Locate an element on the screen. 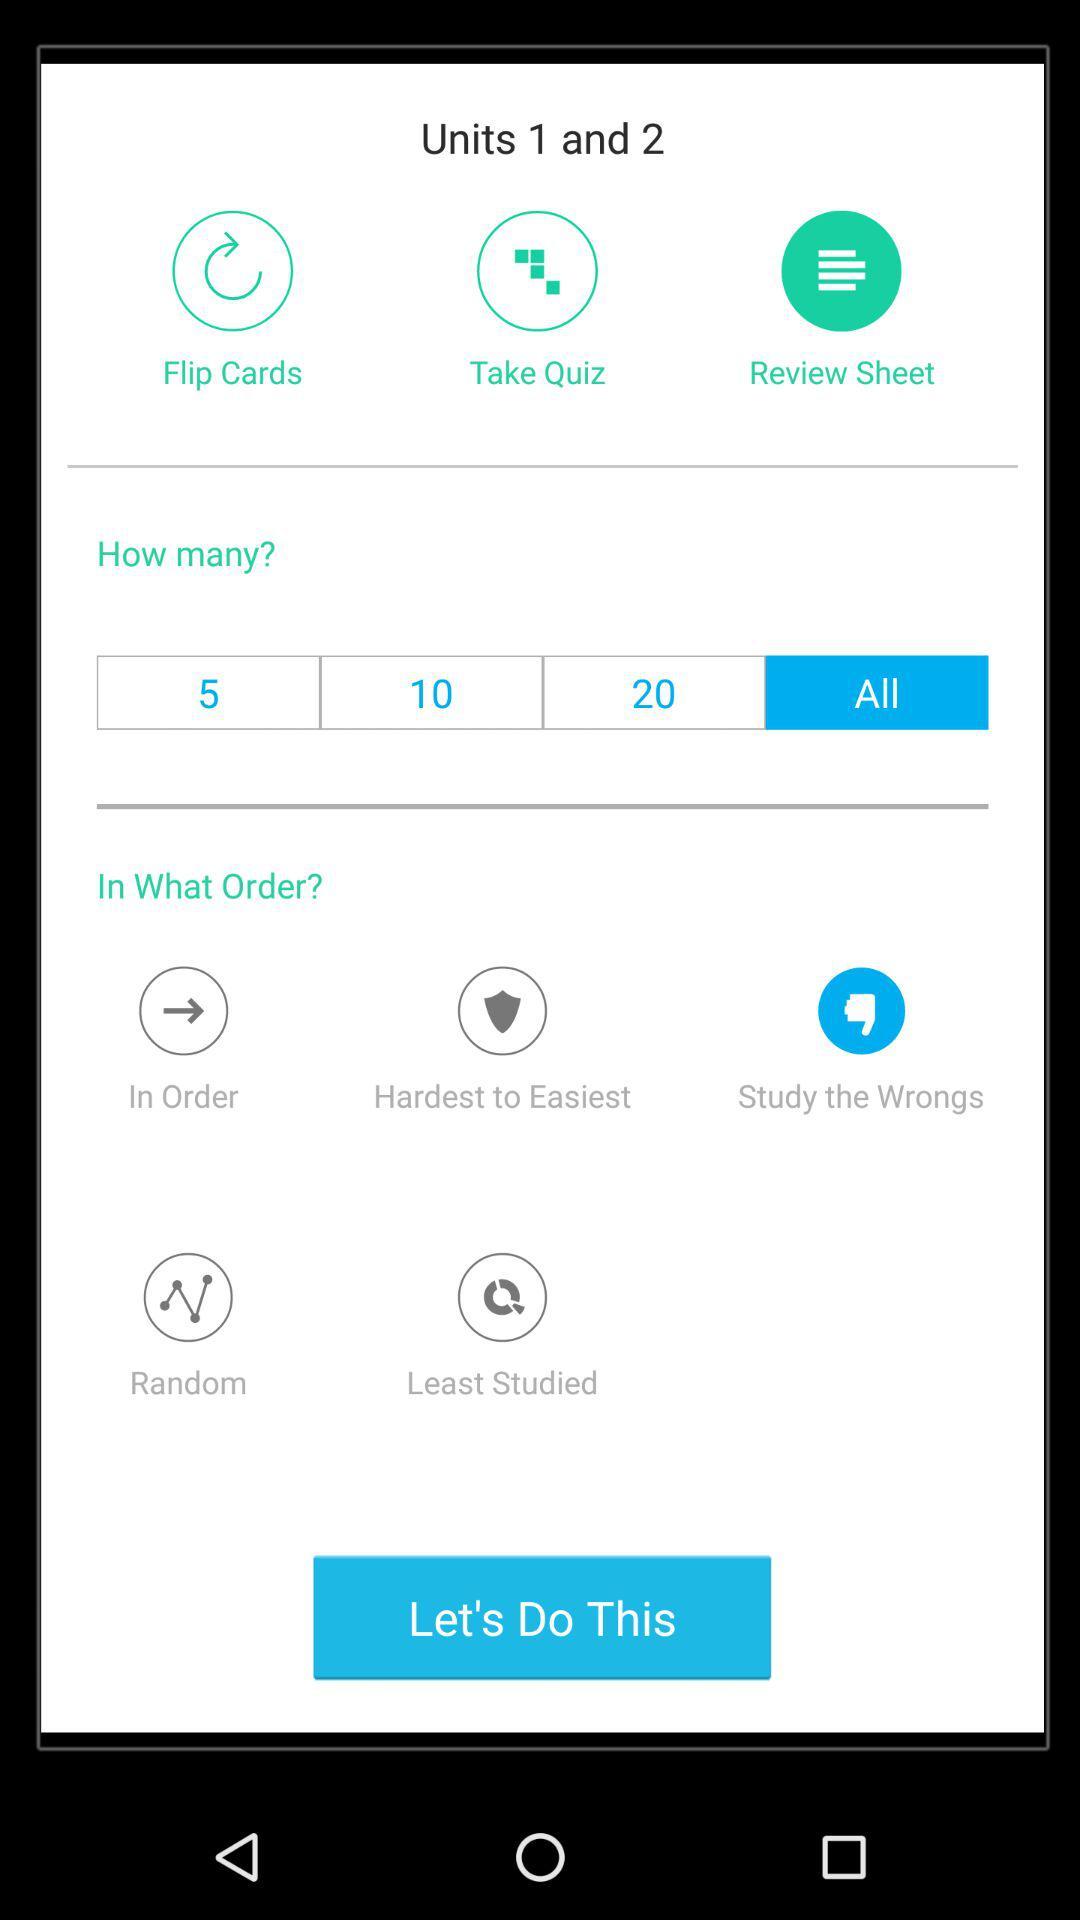 Image resolution: width=1080 pixels, height=1920 pixels. the icon to the left of the review sheet item is located at coordinates (536, 270).